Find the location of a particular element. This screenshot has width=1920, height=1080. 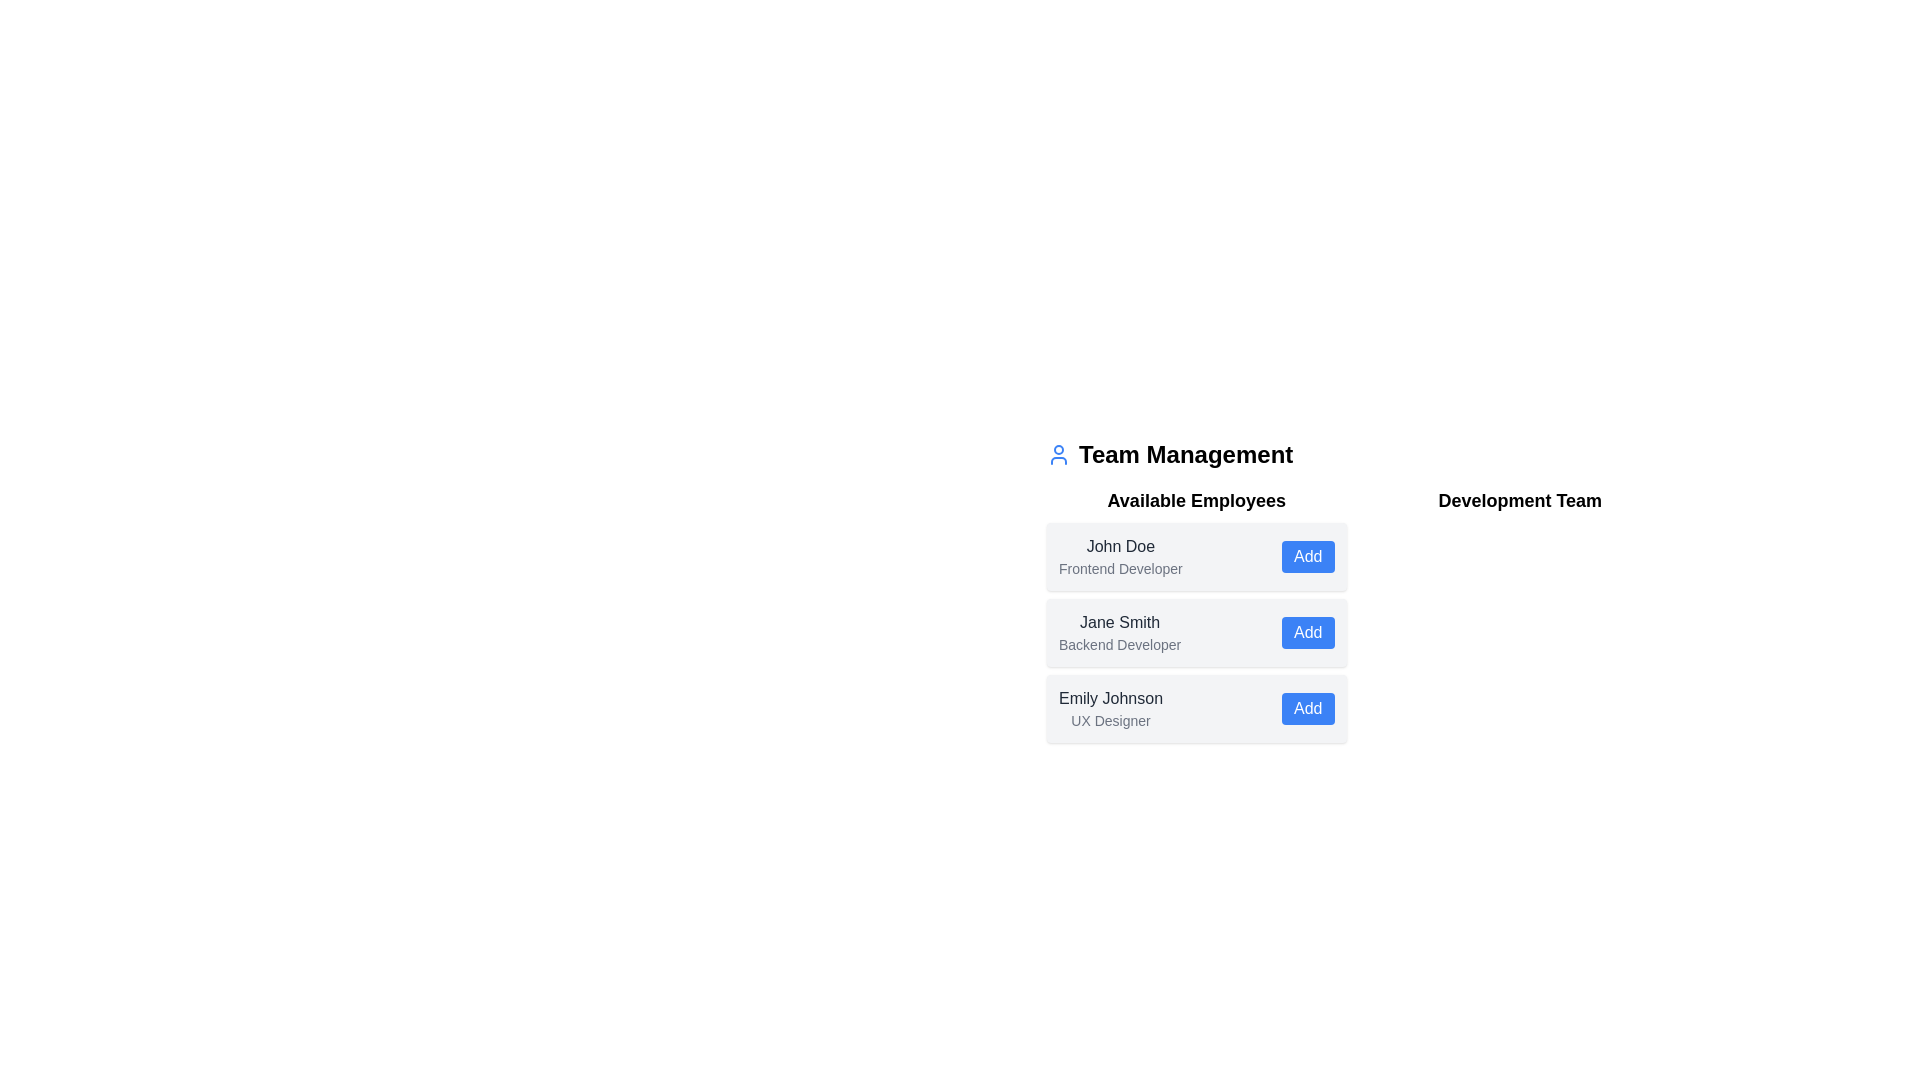

the decorative icon representing team functionalities in the 'Team Management' section, located at the far left of the section's title is located at coordinates (1058, 455).